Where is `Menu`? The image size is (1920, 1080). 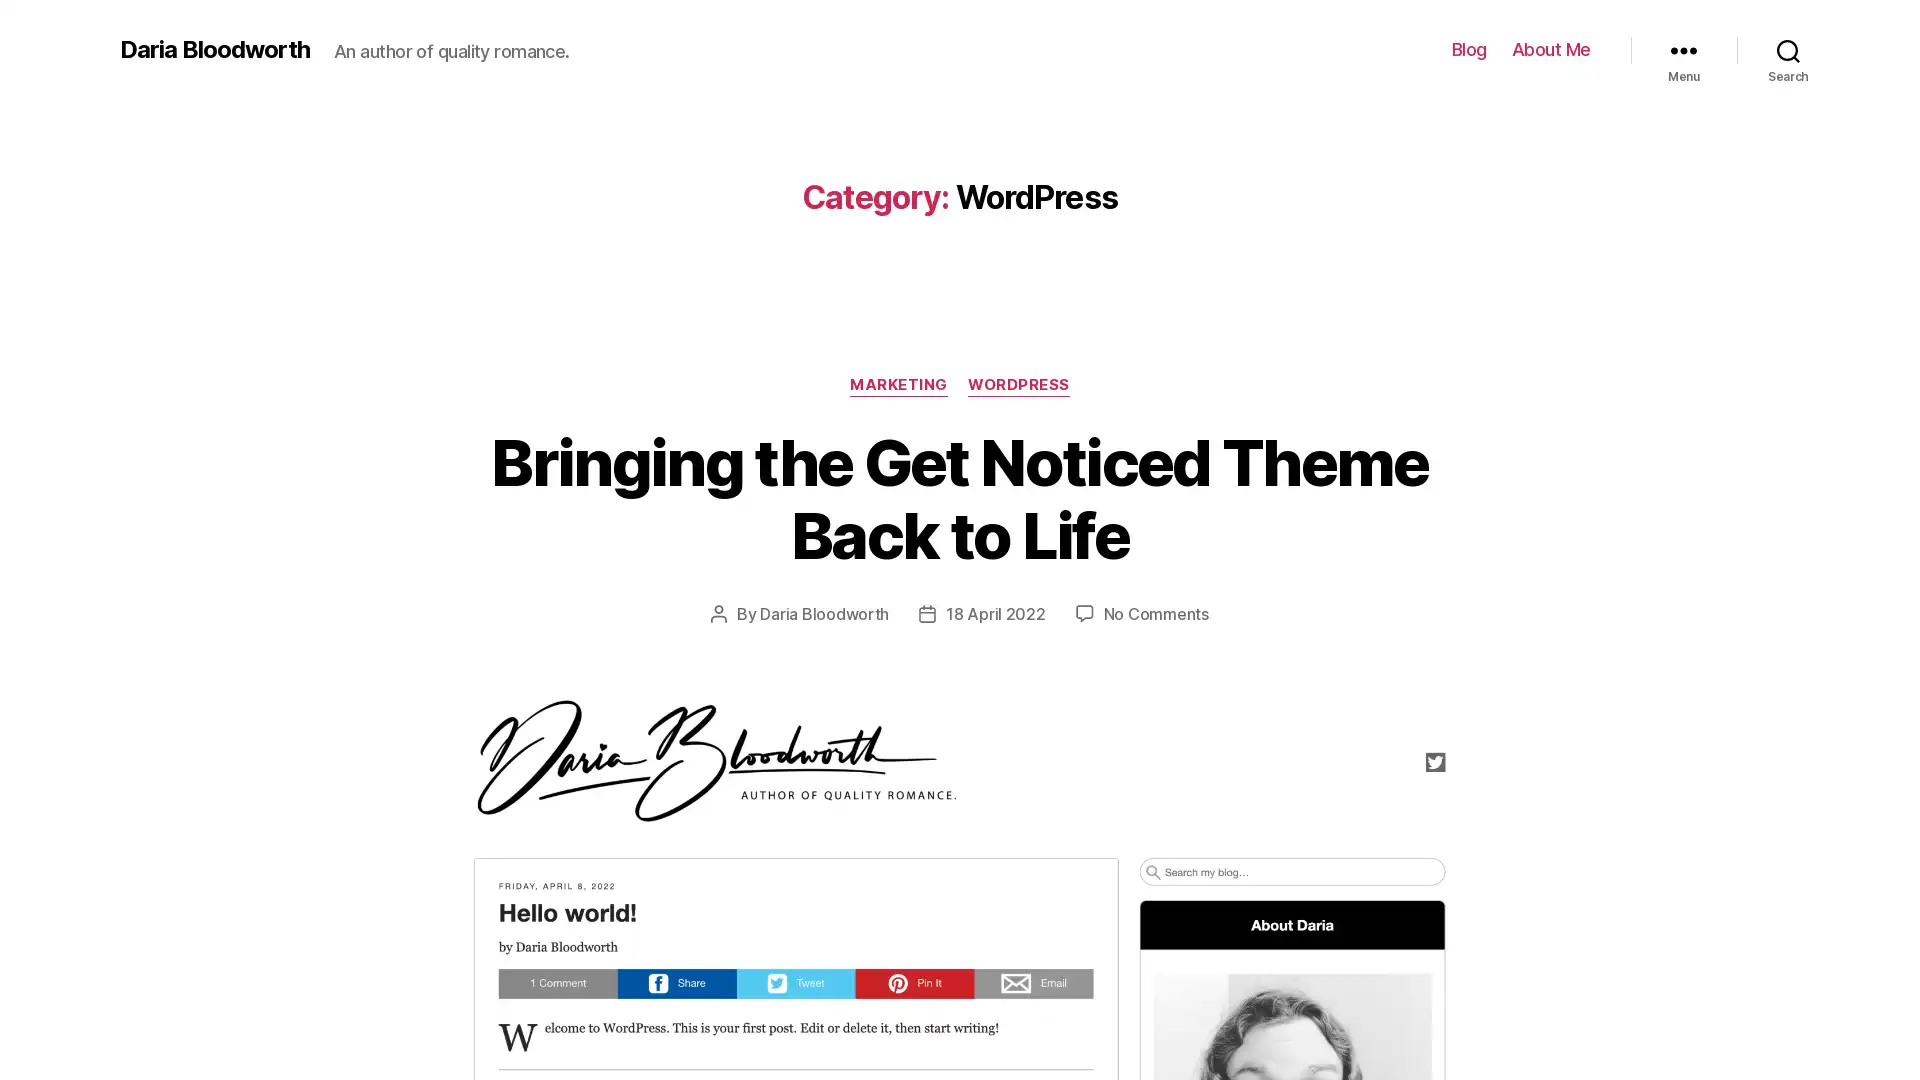
Menu is located at coordinates (1683, 49).